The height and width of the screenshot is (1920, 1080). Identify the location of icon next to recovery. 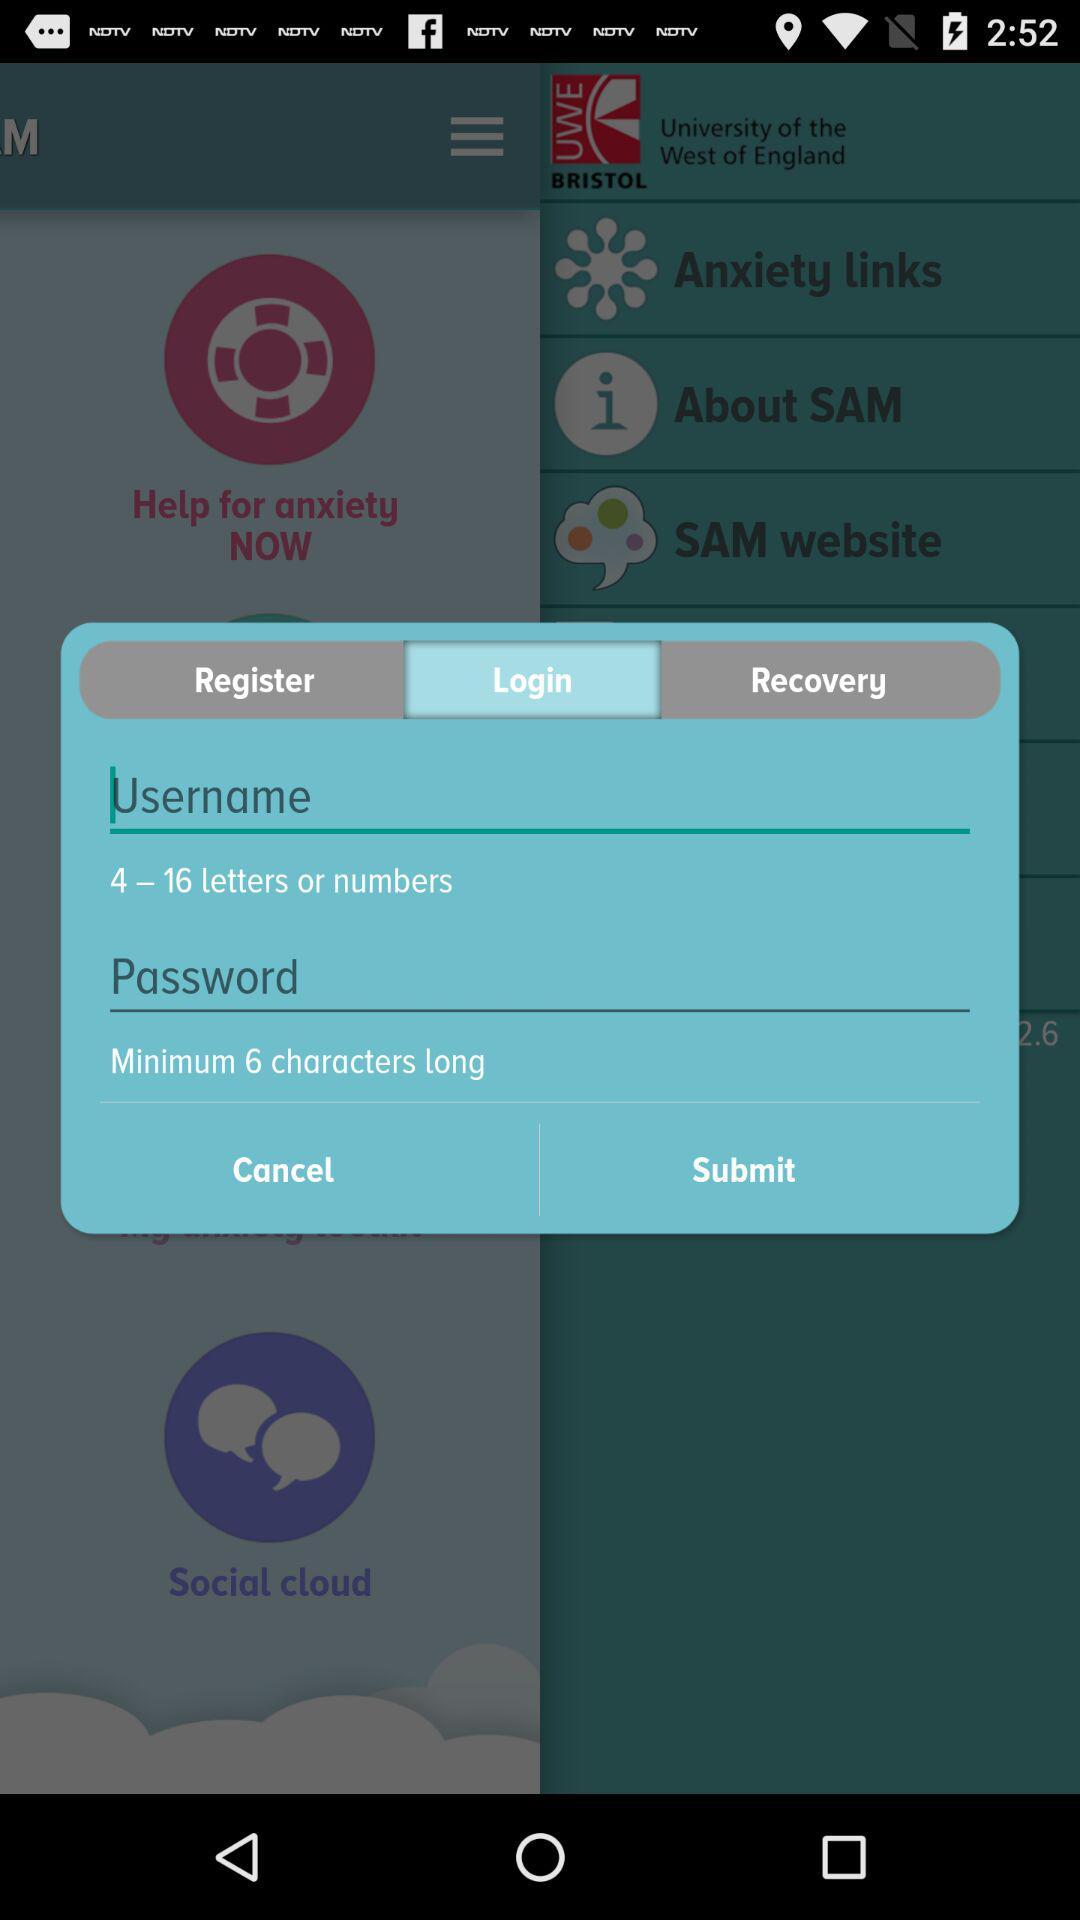
(531, 679).